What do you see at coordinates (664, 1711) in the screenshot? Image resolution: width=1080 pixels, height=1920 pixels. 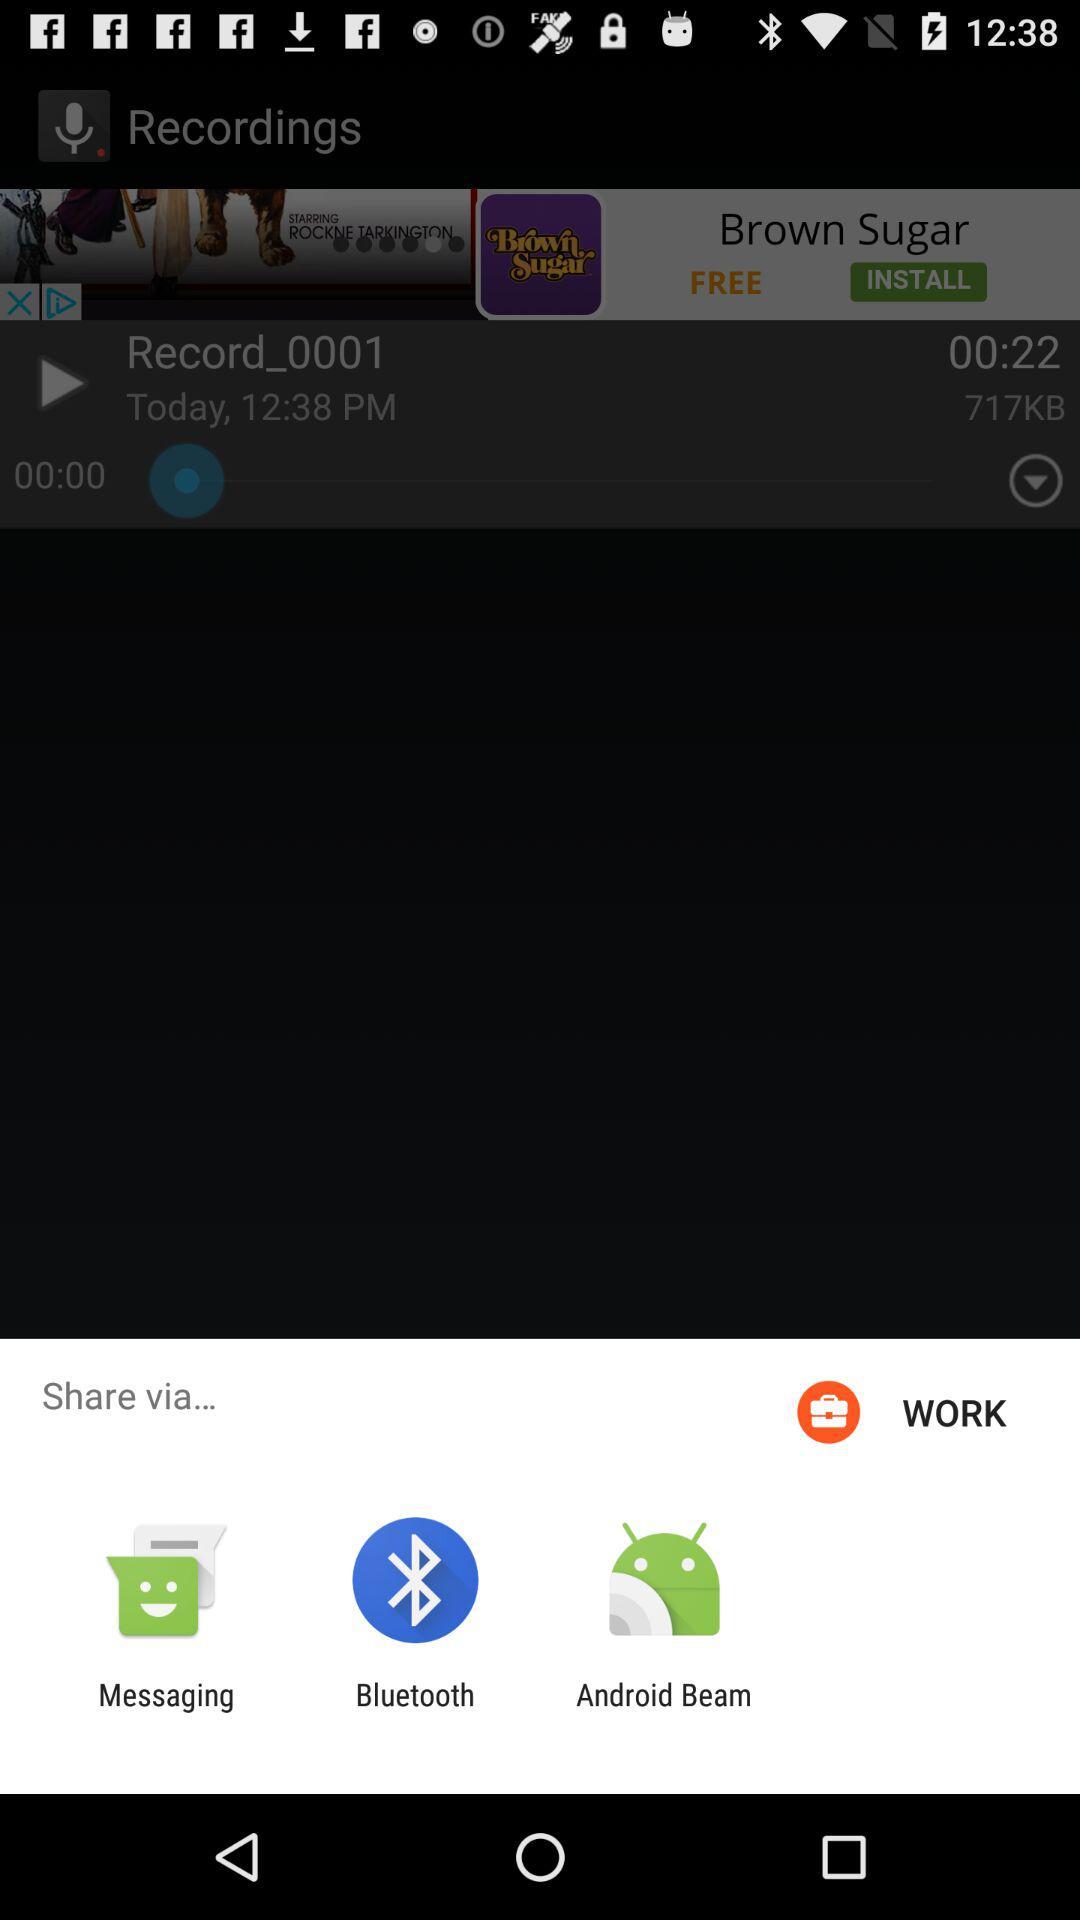 I see `the android beam icon` at bounding box center [664, 1711].